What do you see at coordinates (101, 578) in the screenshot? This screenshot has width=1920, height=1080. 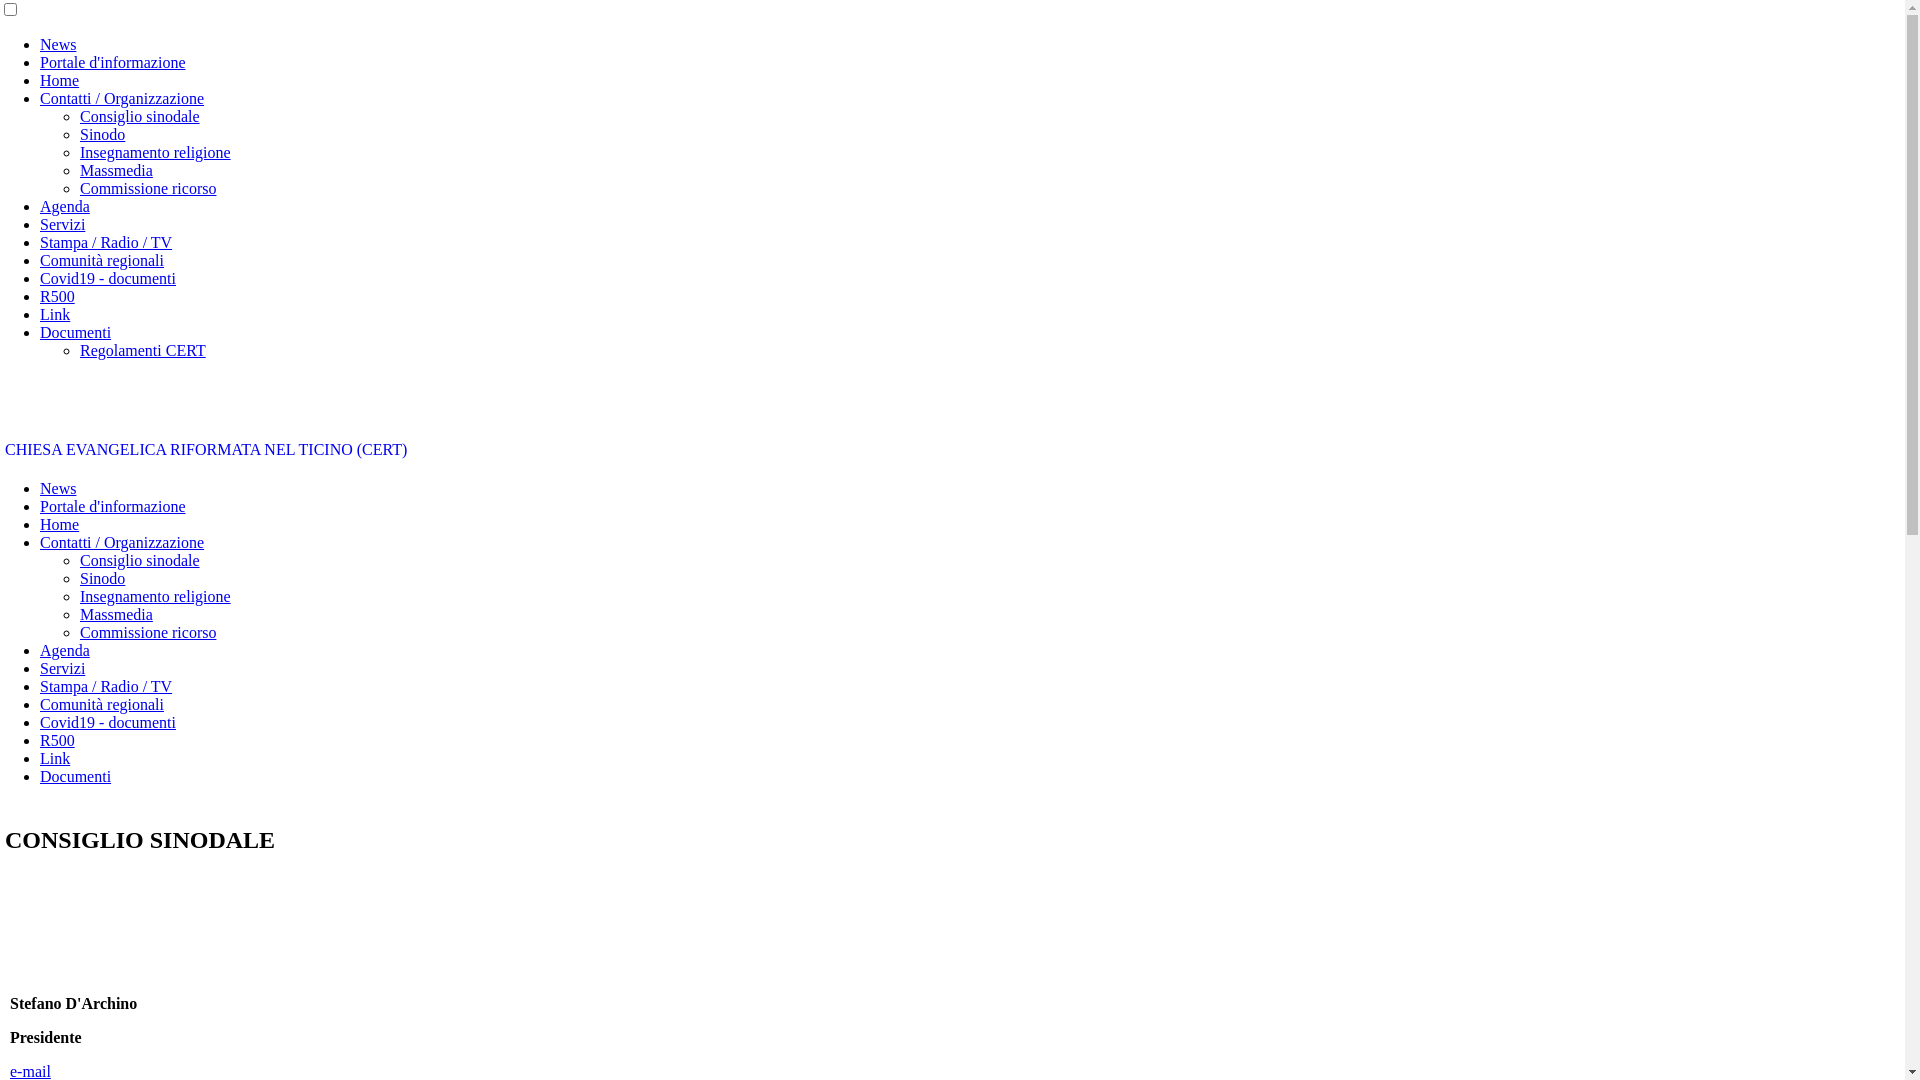 I see `'Sinodo'` at bounding box center [101, 578].